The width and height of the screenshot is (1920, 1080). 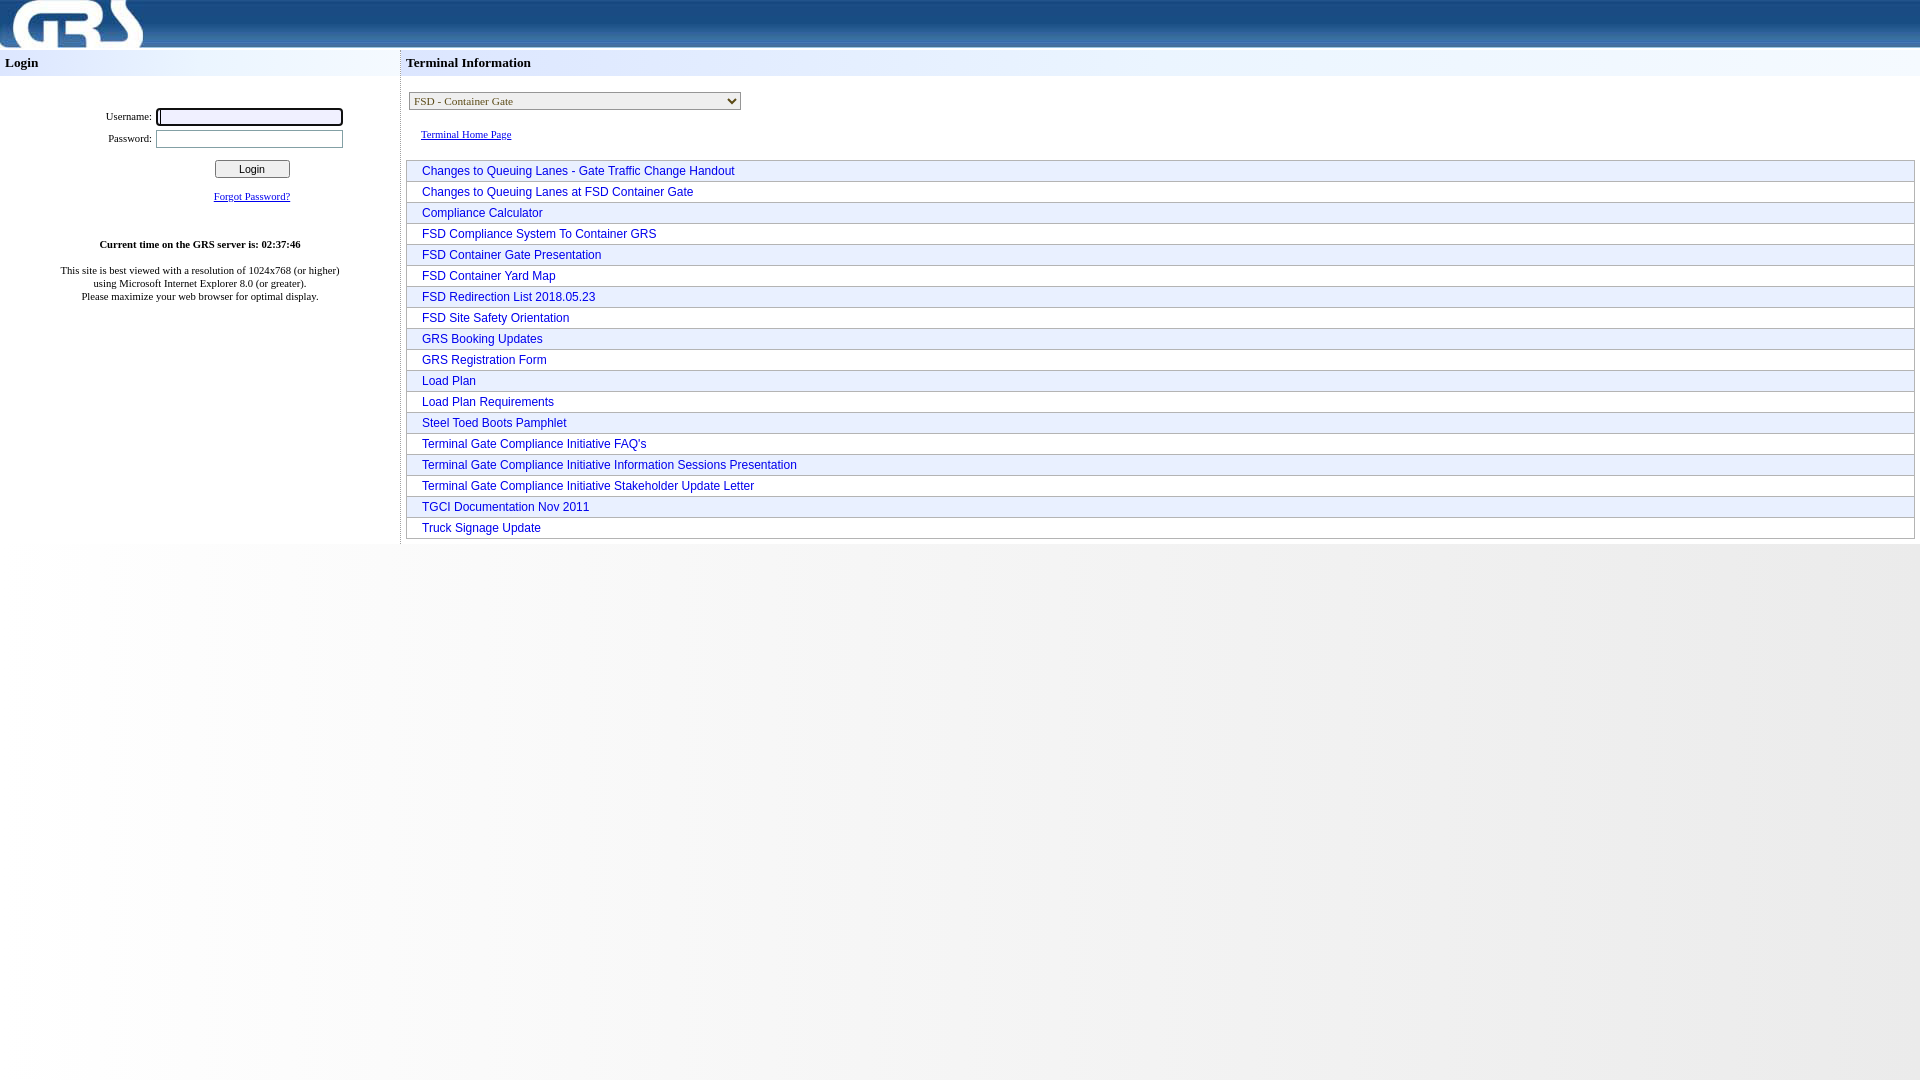 What do you see at coordinates (443, 381) in the screenshot?
I see `'Load Plan'` at bounding box center [443, 381].